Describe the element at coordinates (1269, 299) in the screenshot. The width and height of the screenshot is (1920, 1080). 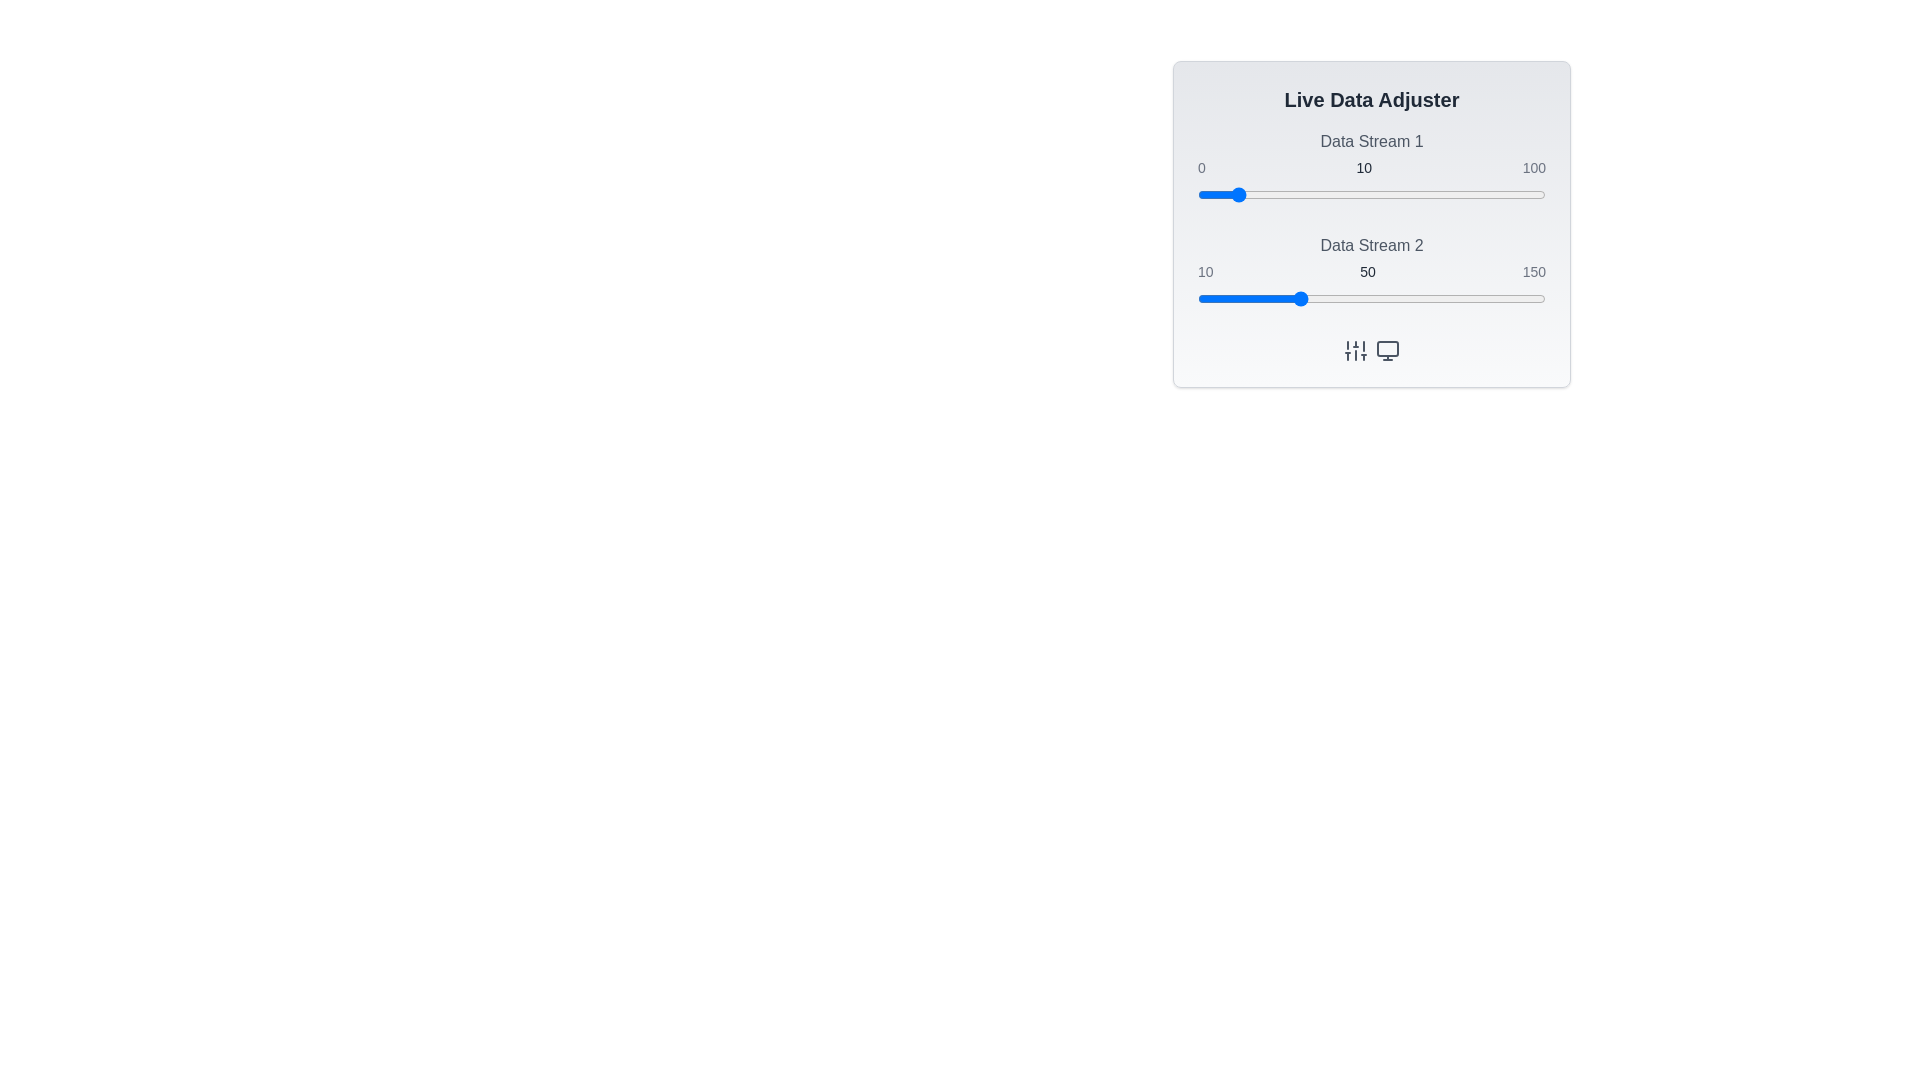
I see `the Data Stream 2 value` at that location.